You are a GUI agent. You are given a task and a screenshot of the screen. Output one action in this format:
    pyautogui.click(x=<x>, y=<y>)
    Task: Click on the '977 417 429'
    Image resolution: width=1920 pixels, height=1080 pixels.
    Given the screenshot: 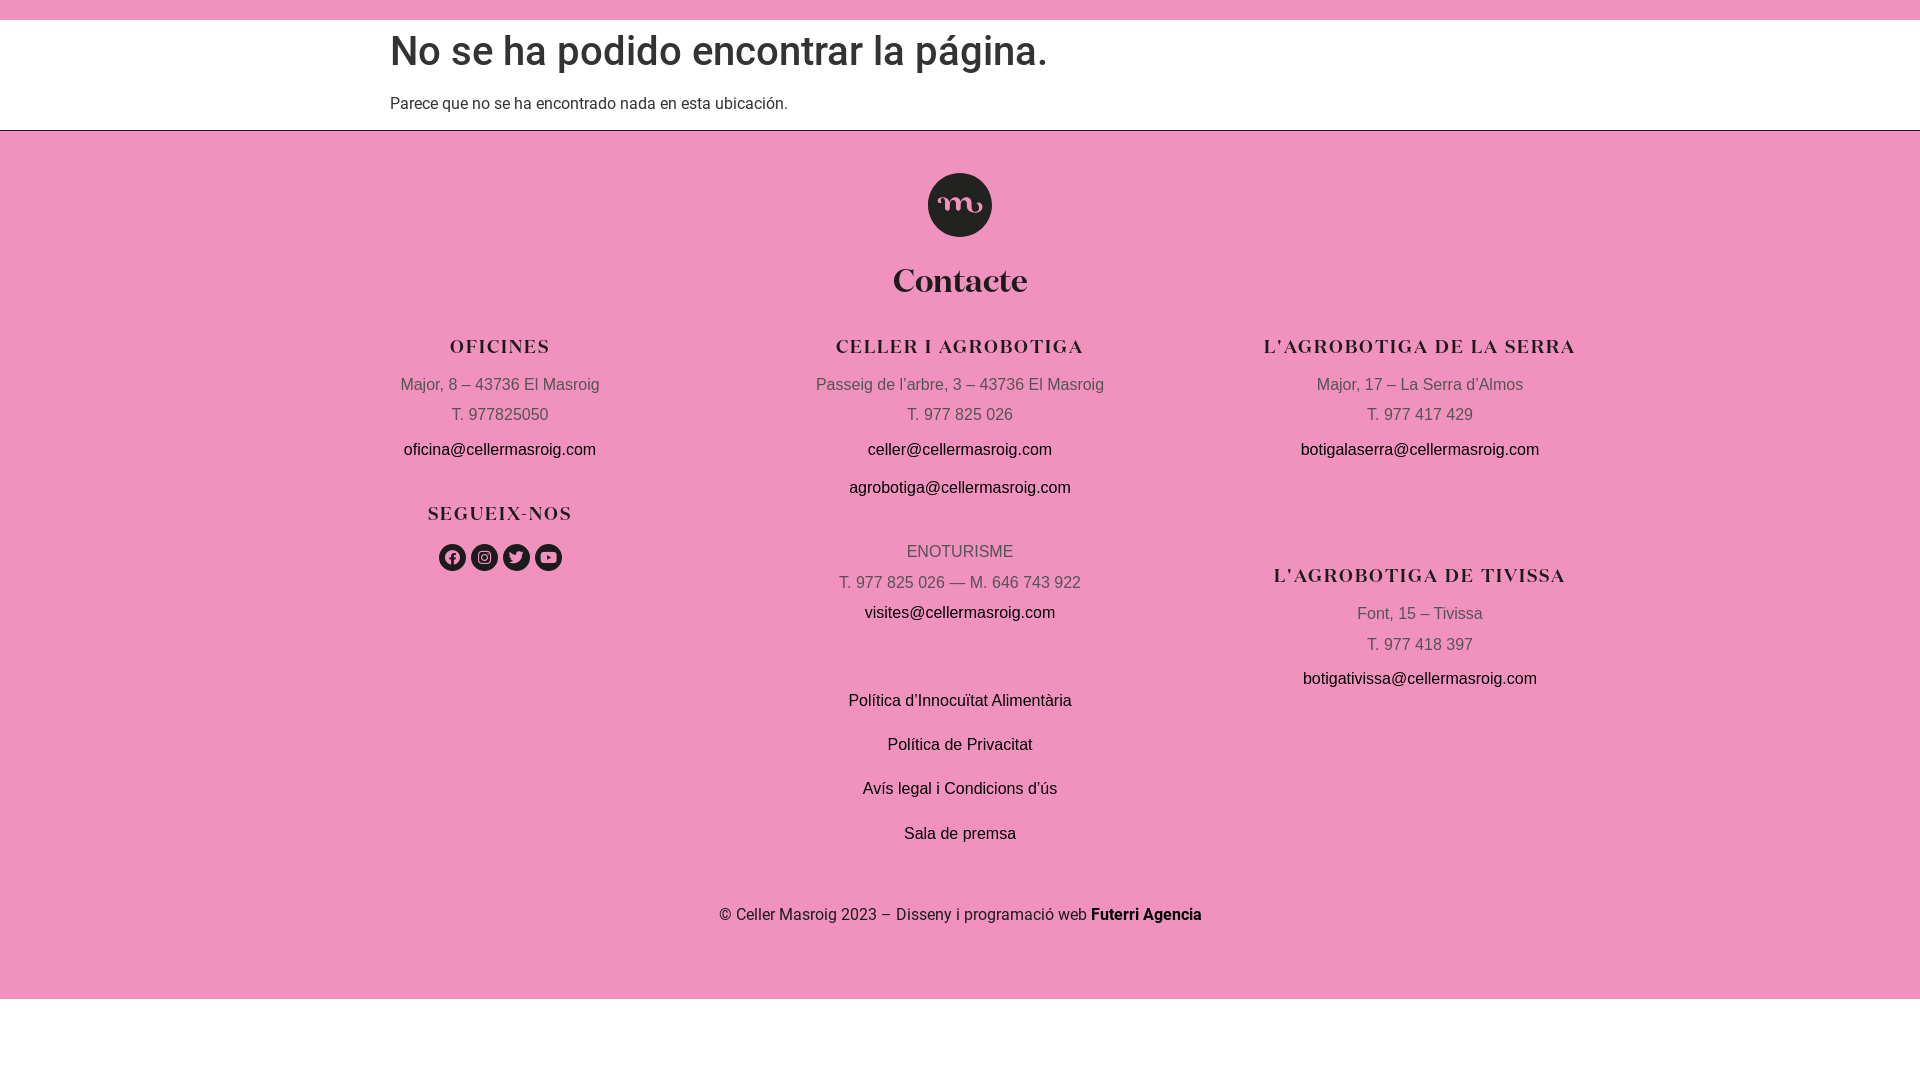 What is the action you would take?
    pyautogui.click(x=1427, y=413)
    